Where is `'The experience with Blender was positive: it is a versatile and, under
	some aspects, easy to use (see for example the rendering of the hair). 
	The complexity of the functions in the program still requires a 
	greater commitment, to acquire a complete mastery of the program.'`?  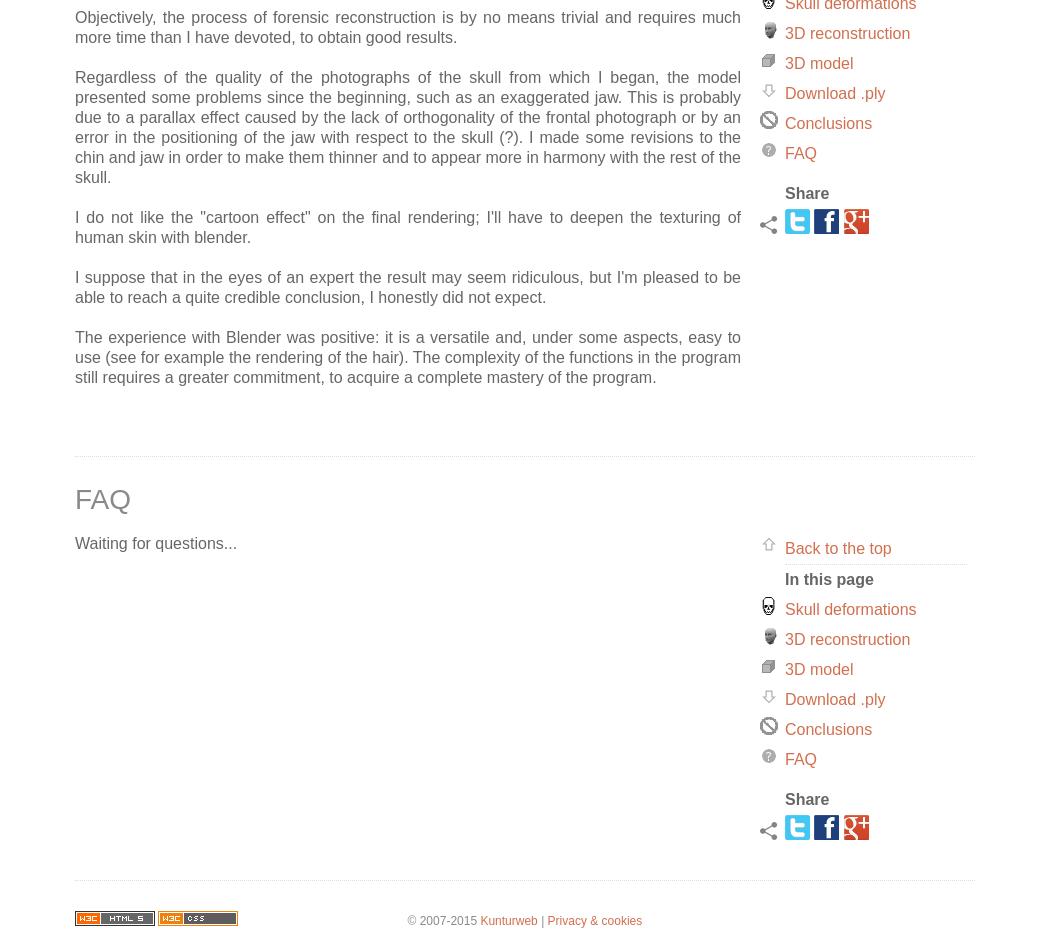 'The experience with Blender was positive: it is a versatile and, under
	some aspects, easy to use (see for example the rendering of the hair). 
	The complexity of the functions in the program still requires a 
	greater commitment, to acquire a complete mastery of the program.' is located at coordinates (408, 356).